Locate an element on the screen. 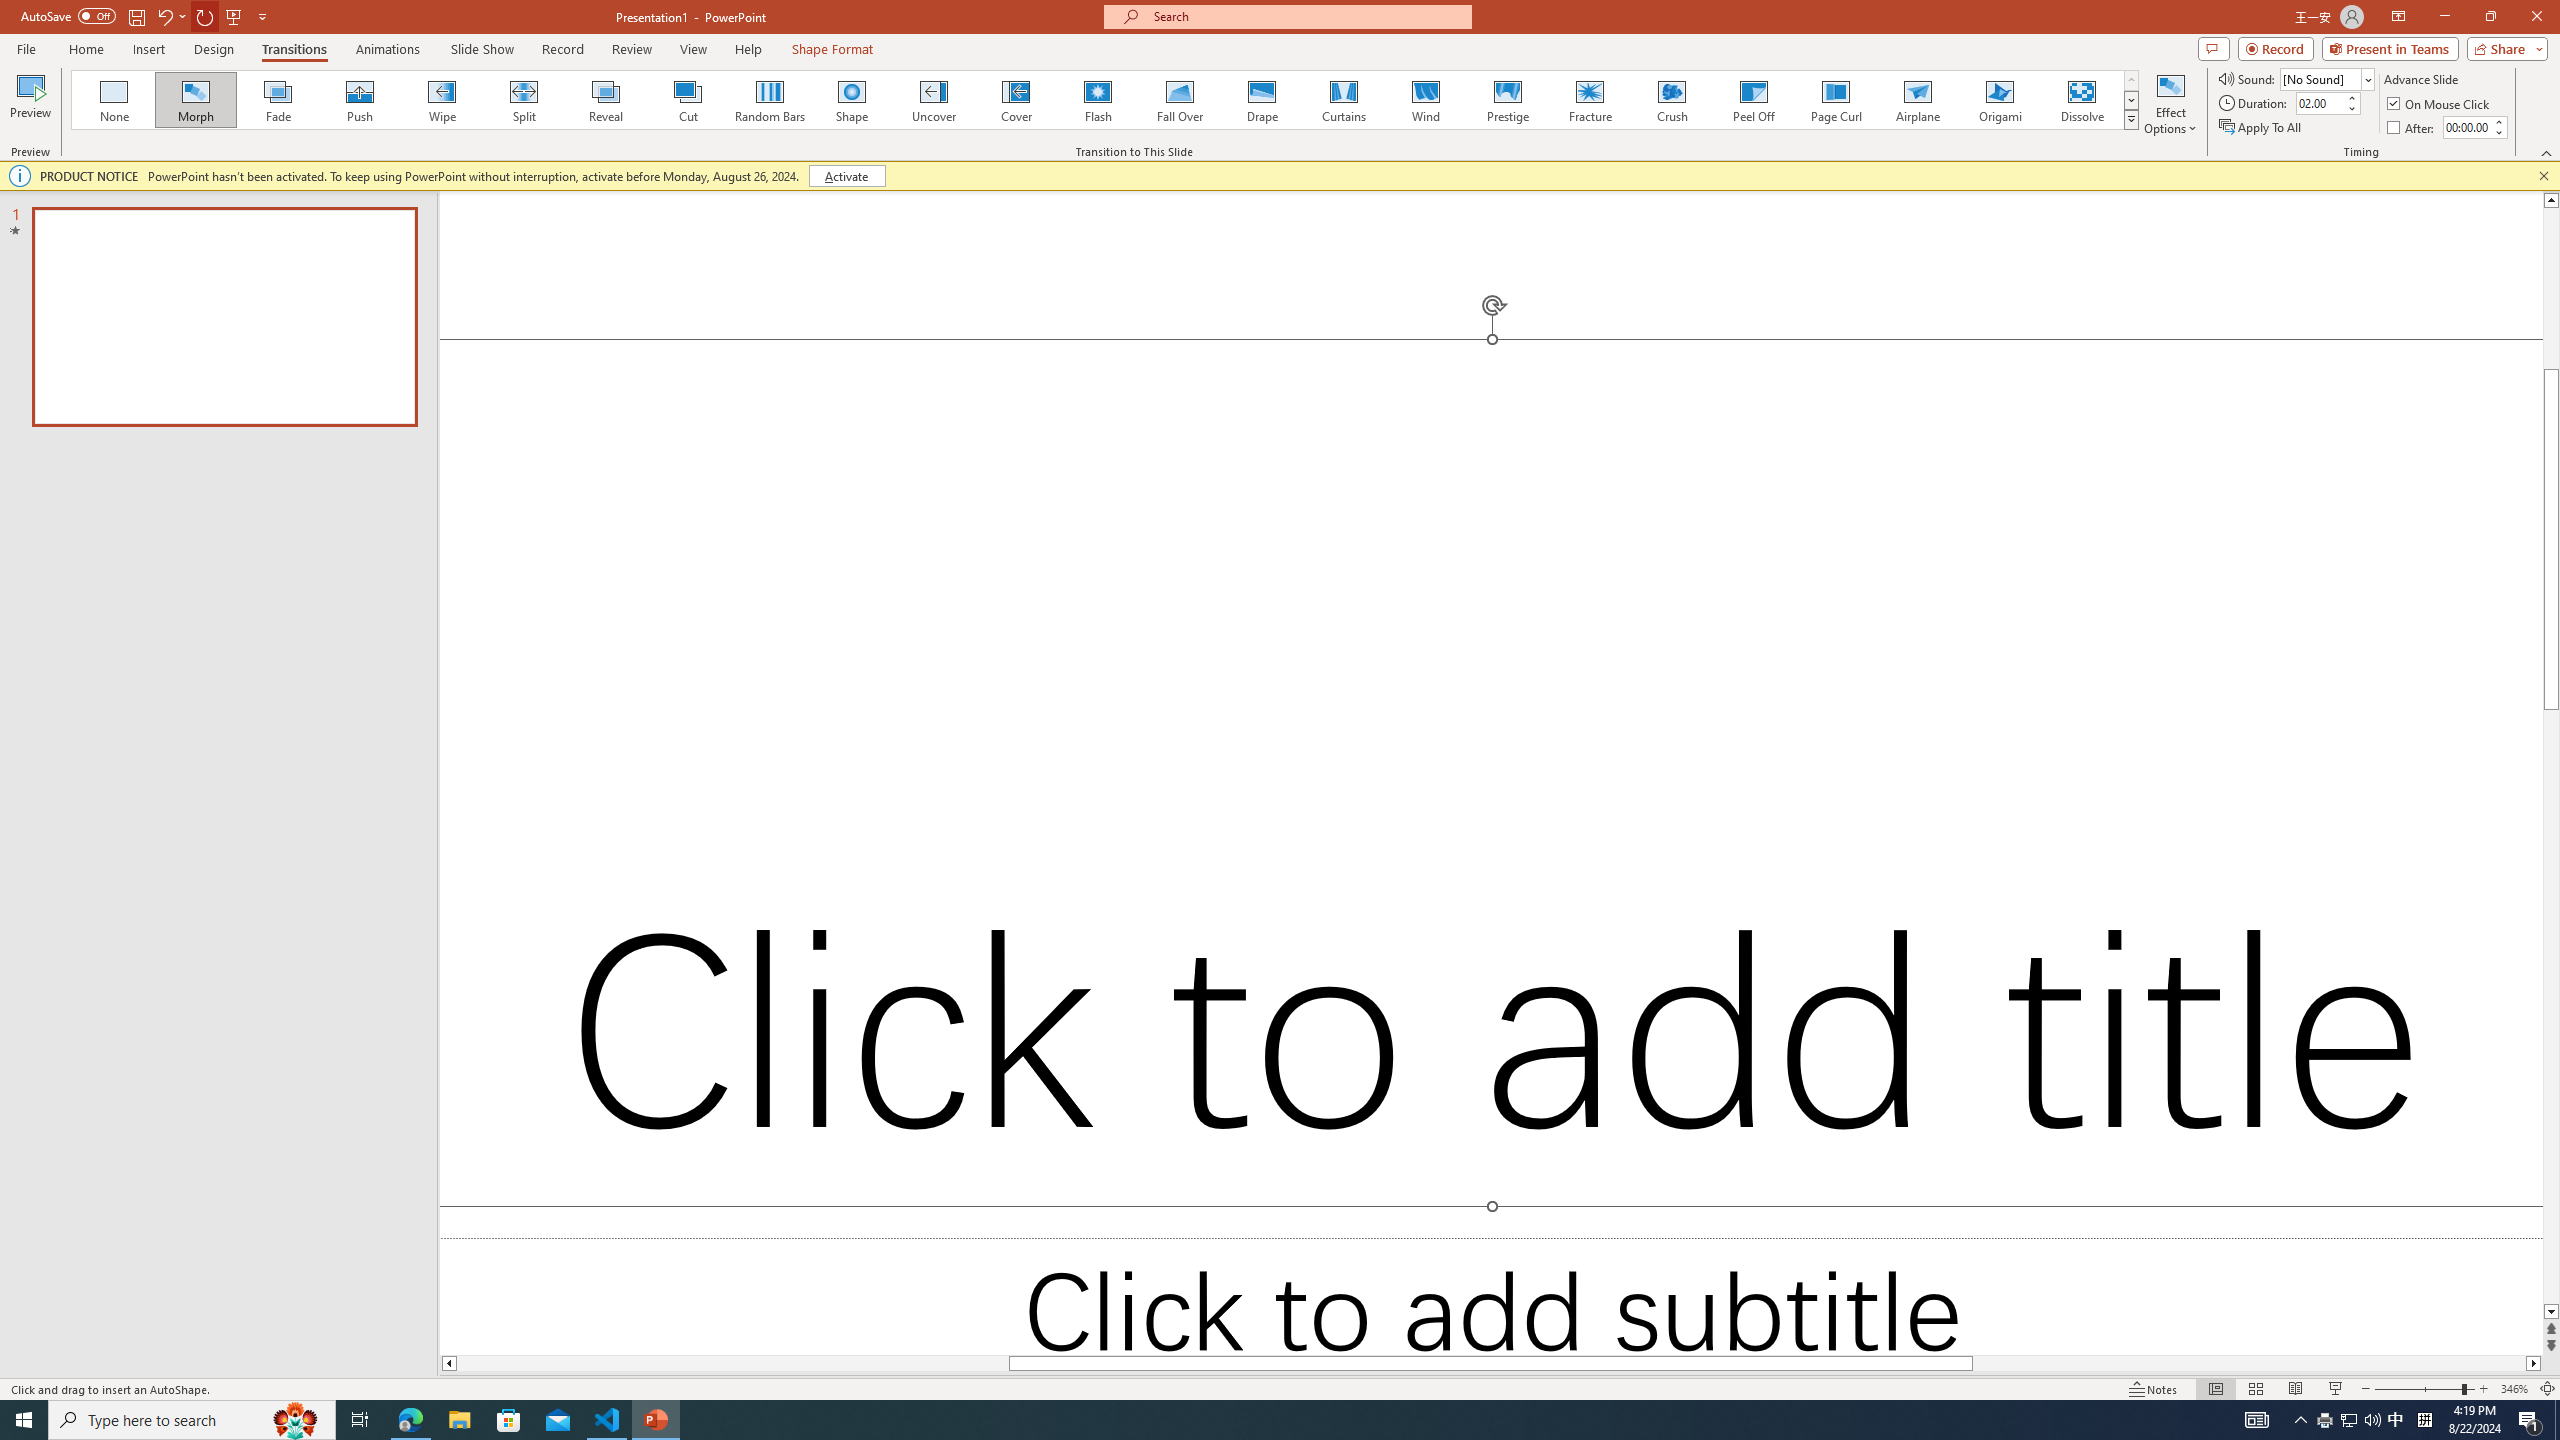 The image size is (2560, 1440). 'Origami' is located at coordinates (1998, 99).